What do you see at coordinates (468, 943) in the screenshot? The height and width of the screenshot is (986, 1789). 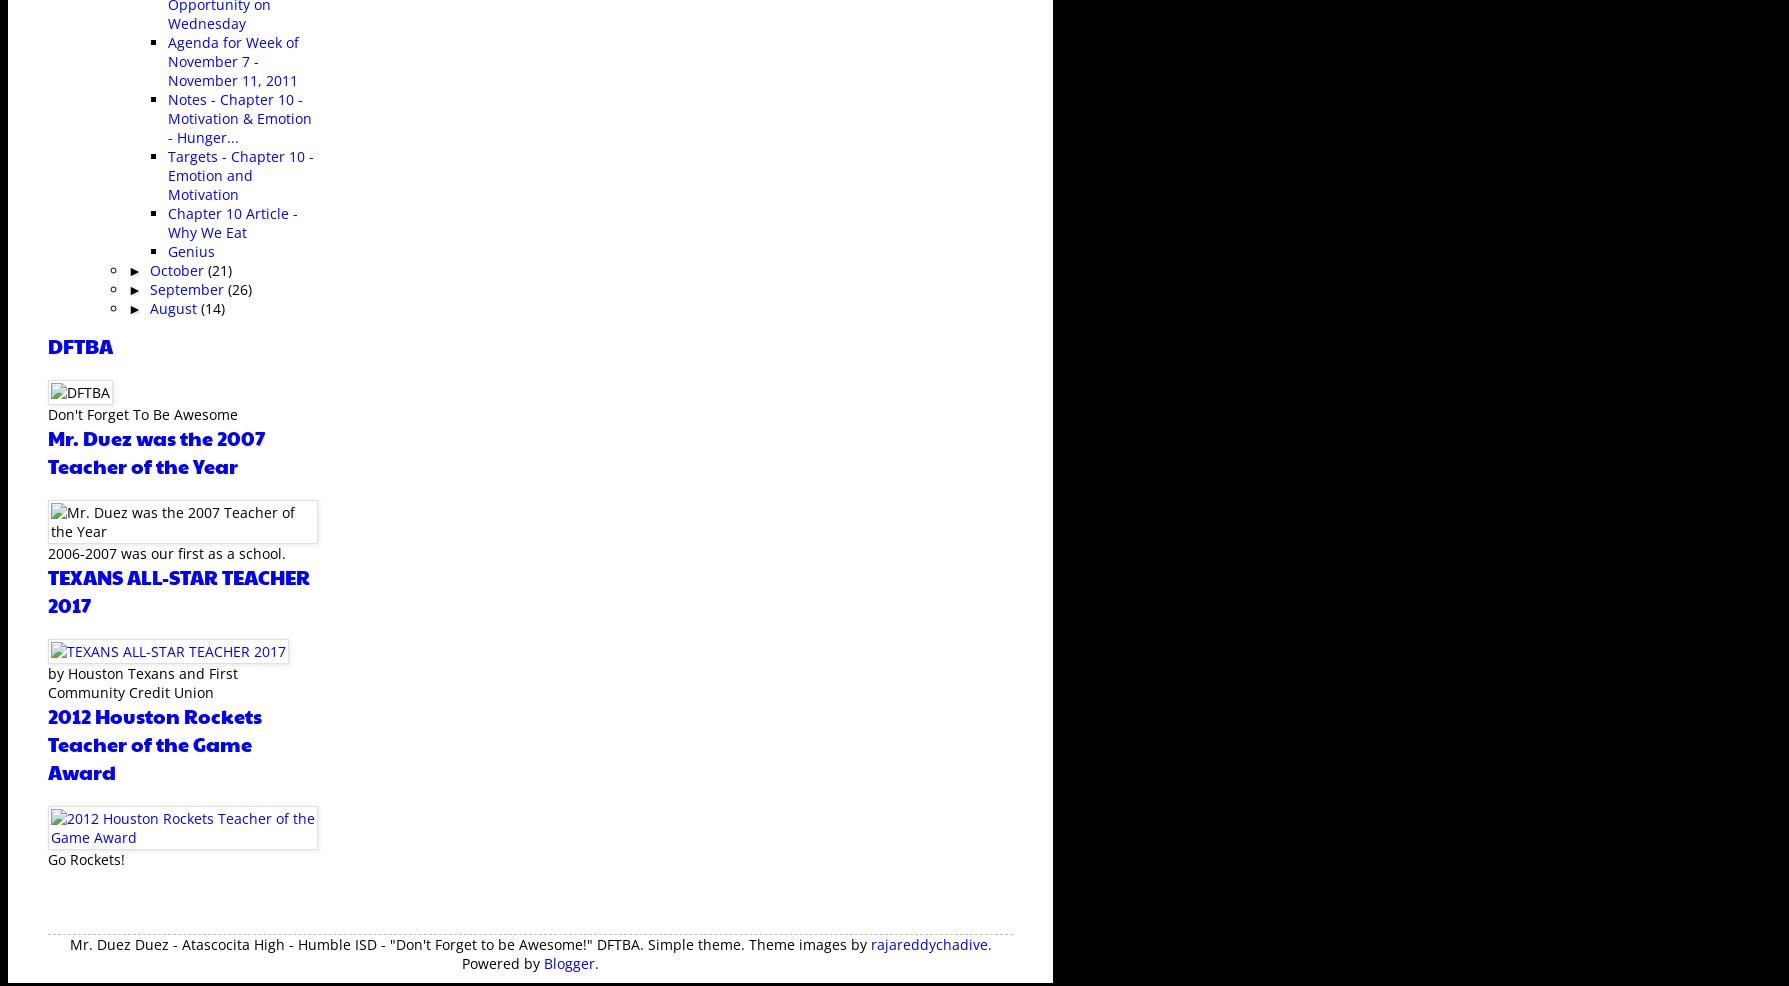 I see `'Mr. Duez Duez - Atascocita High - Humble ISD - "Don't Forget to be Awesome!" DFTBA. Simple theme. Theme images by'` at bounding box center [468, 943].